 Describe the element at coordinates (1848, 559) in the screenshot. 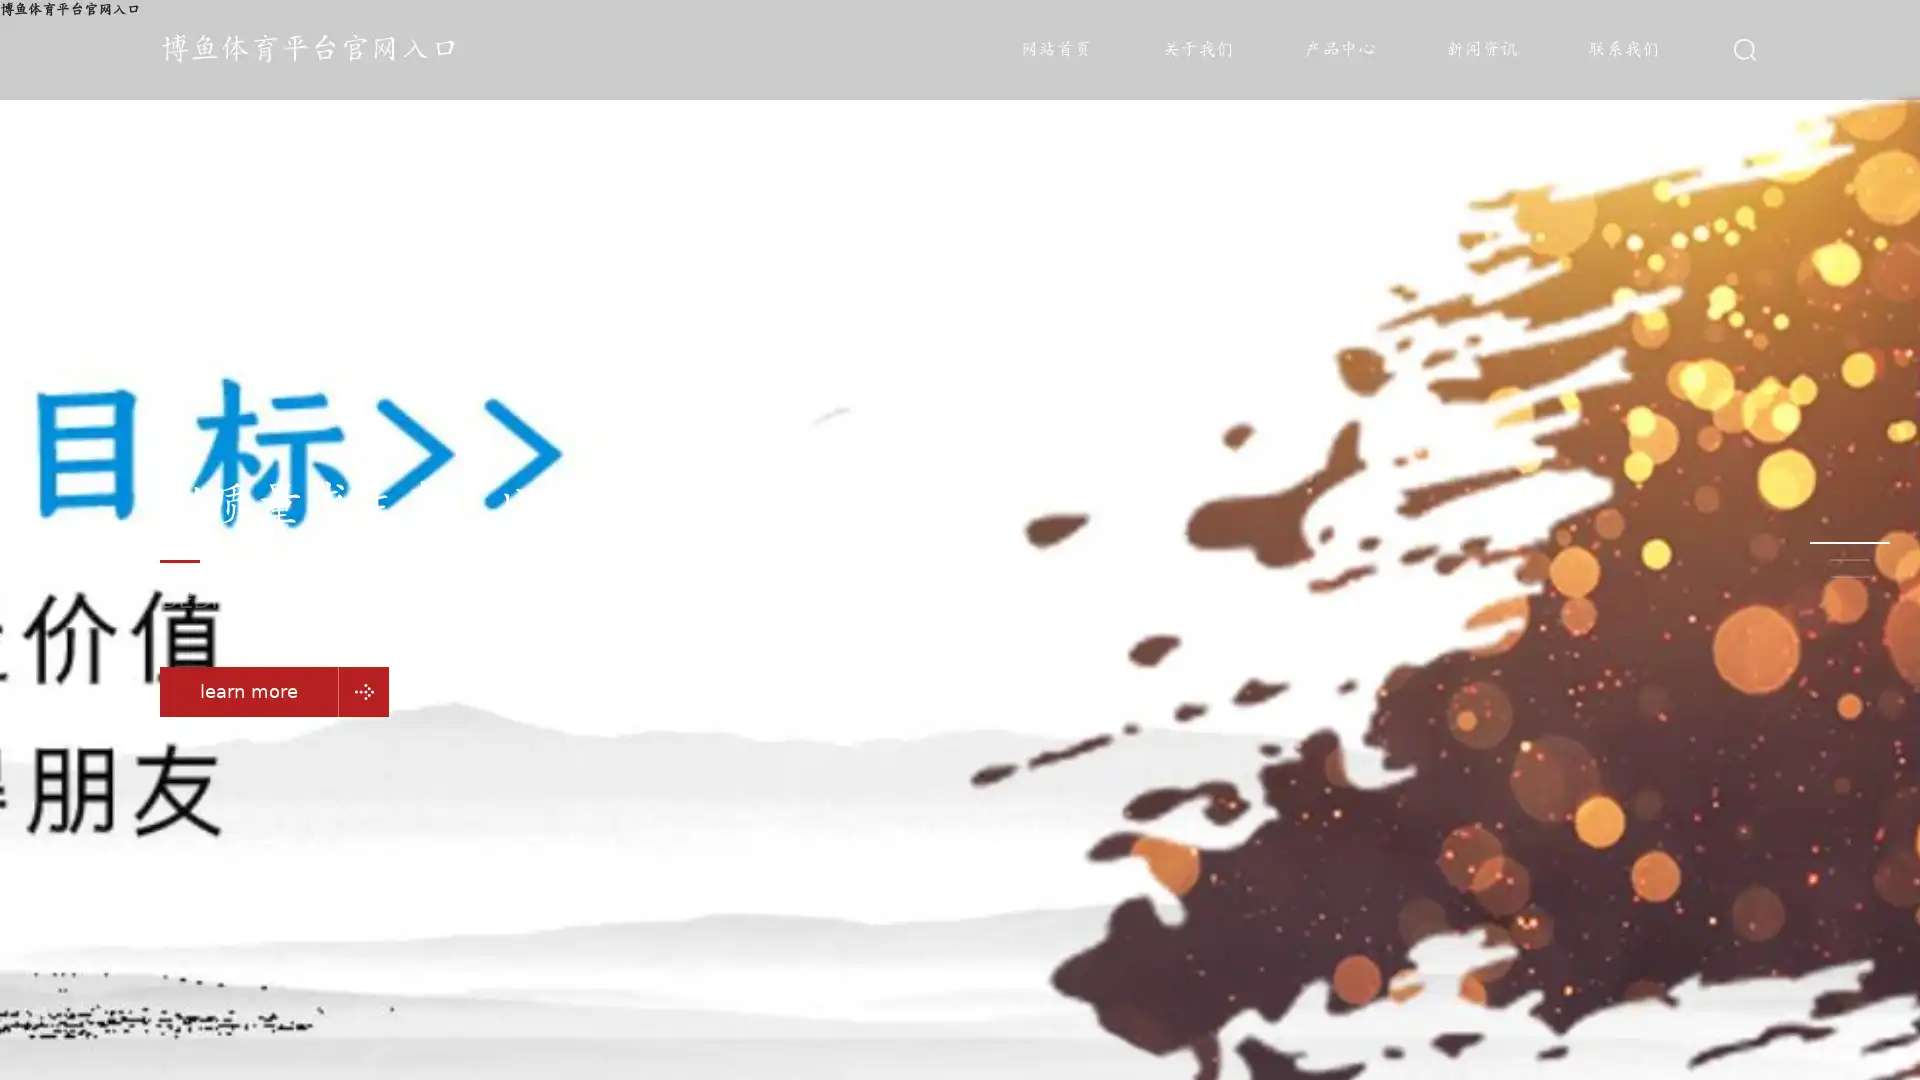

I see `Go to slide 2` at that location.